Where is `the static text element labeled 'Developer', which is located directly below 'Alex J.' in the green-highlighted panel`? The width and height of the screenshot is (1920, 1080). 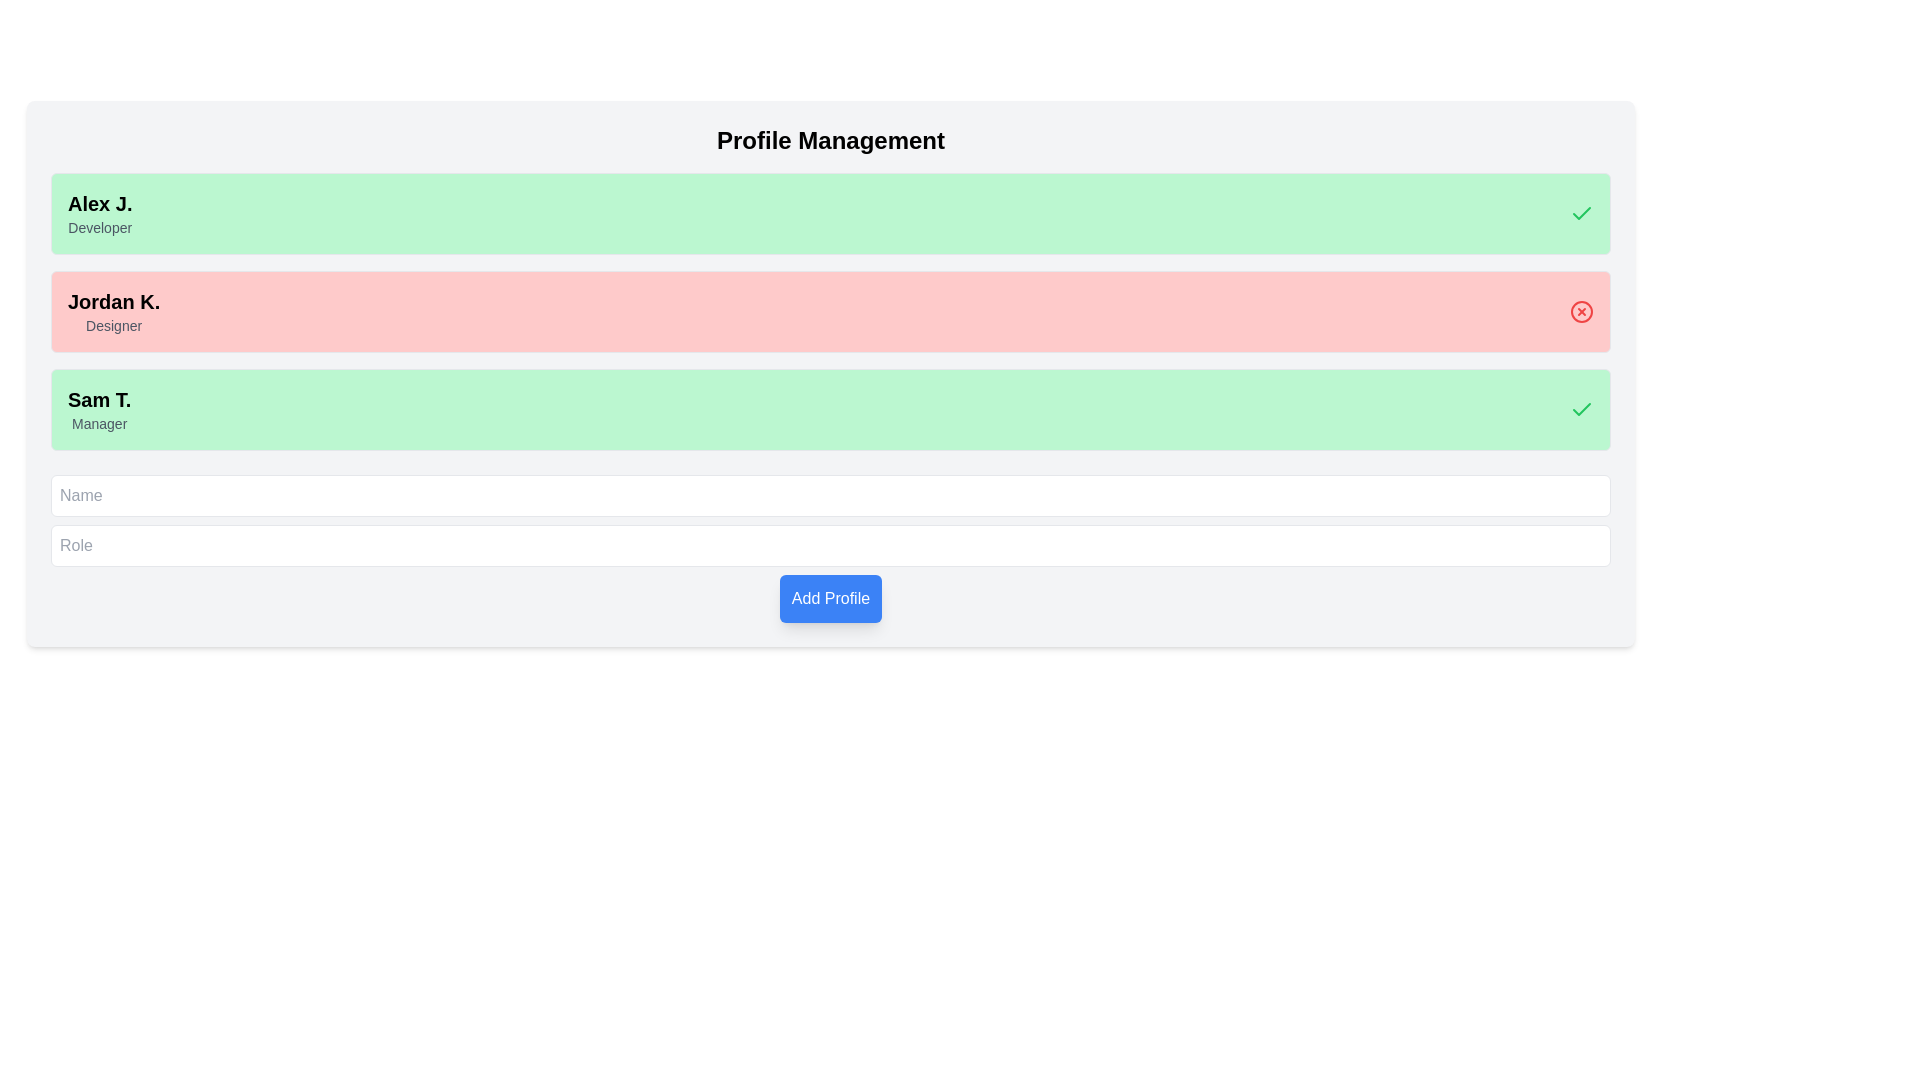
the static text element labeled 'Developer', which is located directly below 'Alex J.' in the green-highlighted panel is located at coordinates (99, 226).